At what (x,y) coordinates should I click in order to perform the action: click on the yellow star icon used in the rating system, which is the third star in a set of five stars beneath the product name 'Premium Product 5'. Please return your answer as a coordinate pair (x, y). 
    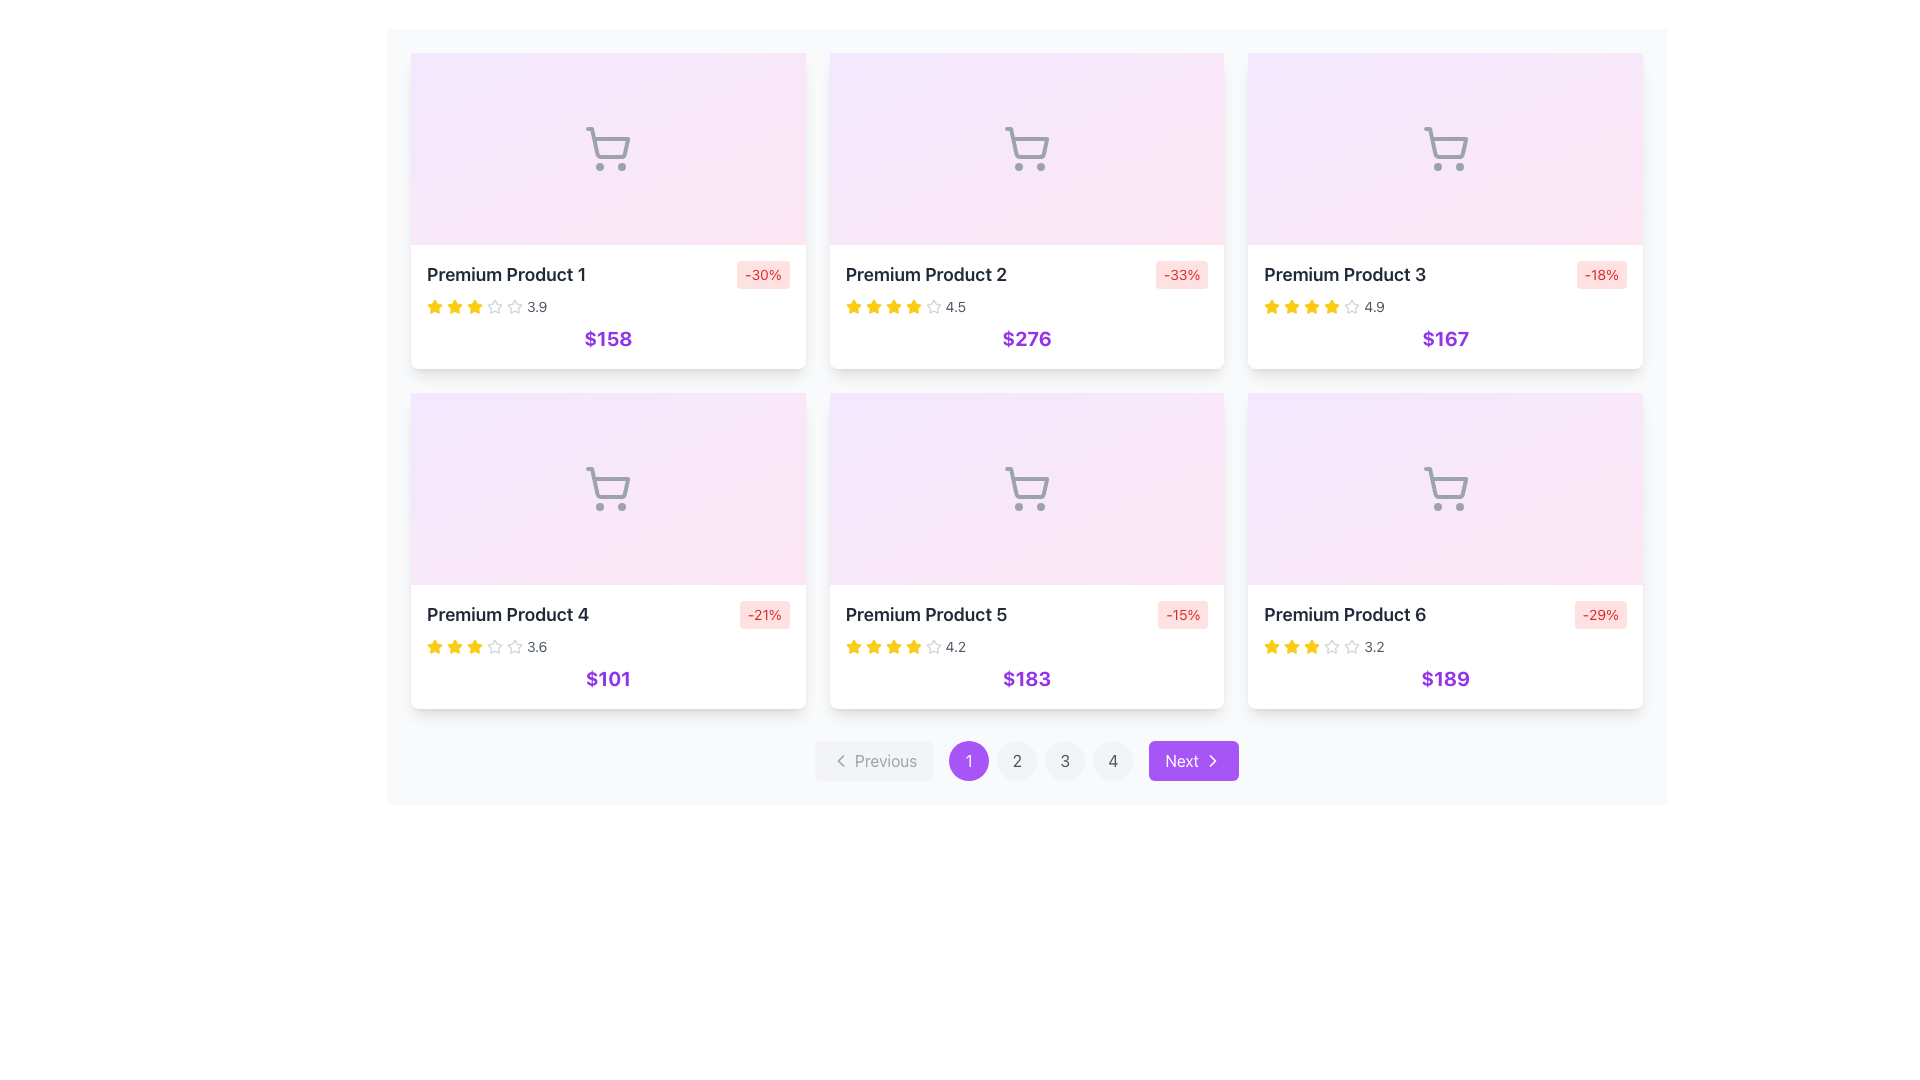
    Looking at the image, I should click on (873, 646).